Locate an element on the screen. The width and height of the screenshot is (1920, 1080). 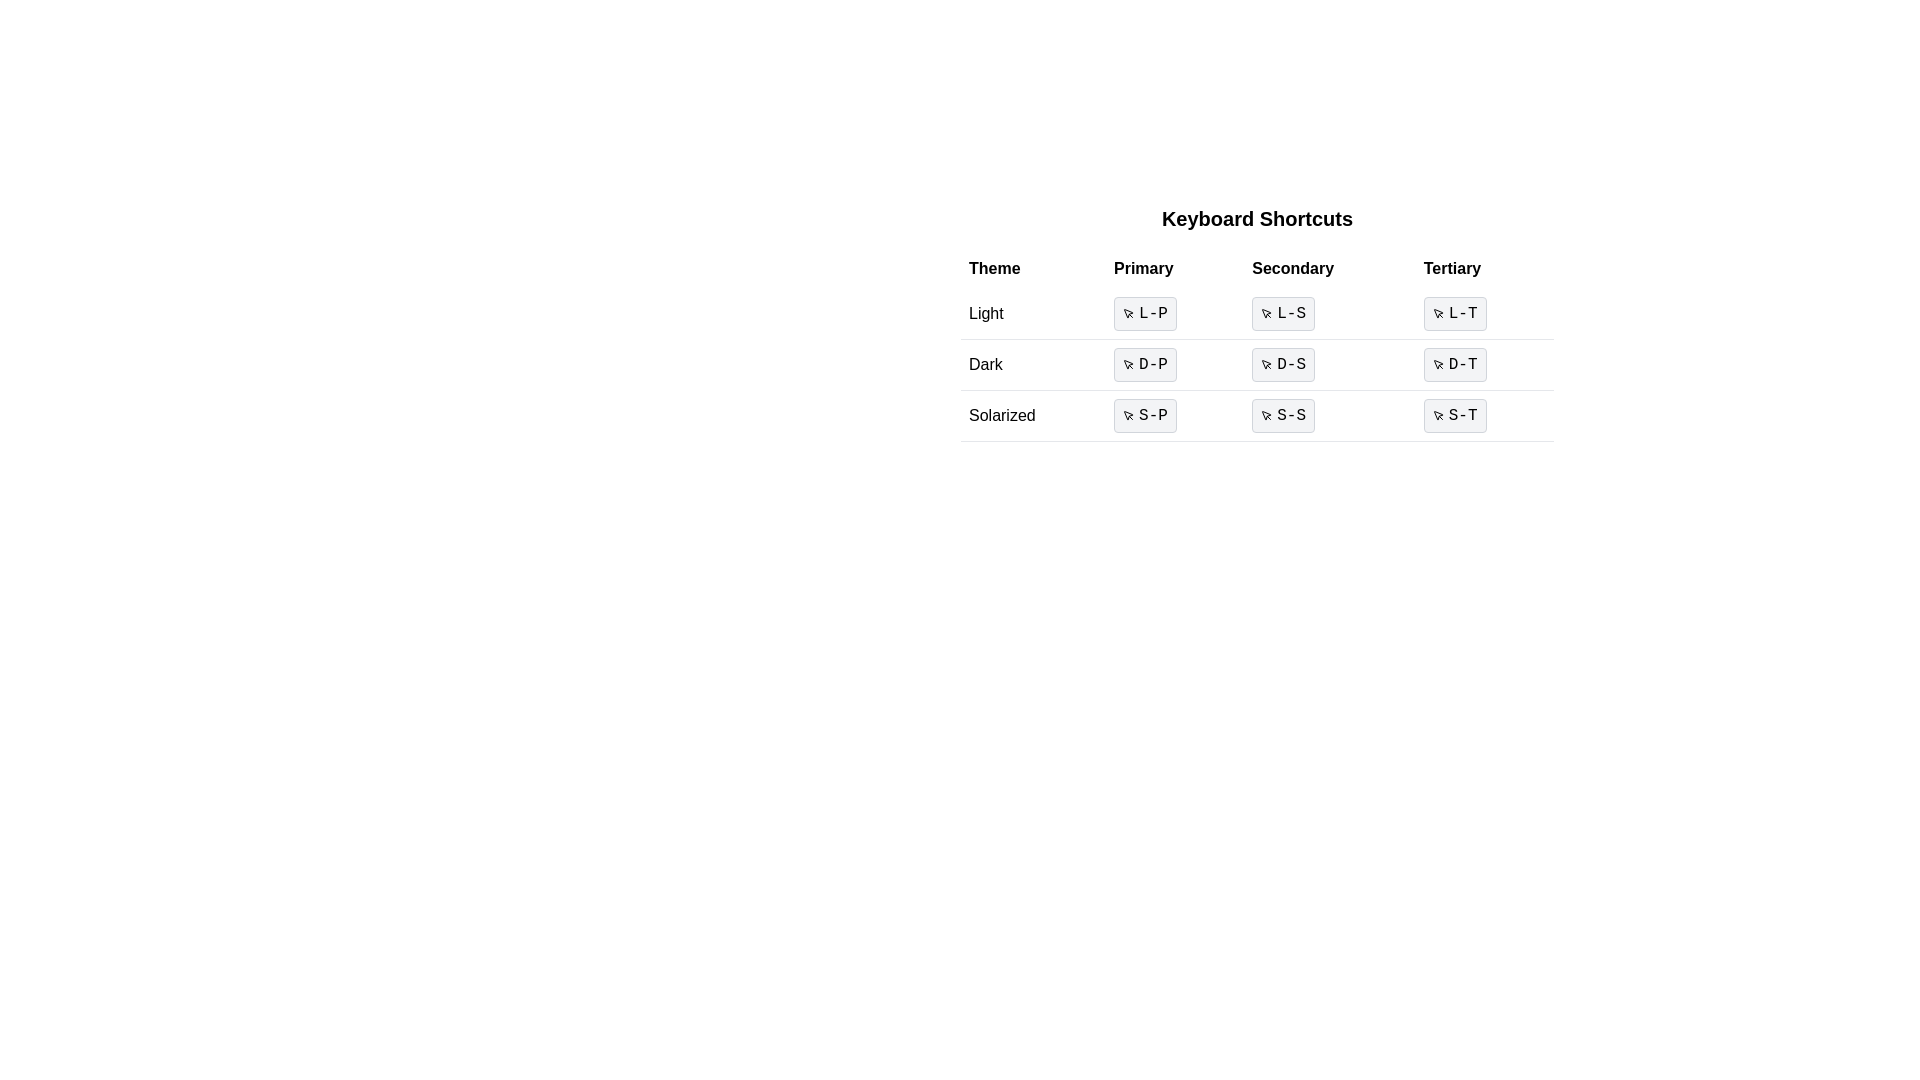
the 'Secondary' theme button located in the second position of the 'Dark' row, between the 'D-P' and 'D-T' buttons is located at coordinates (1256, 365).